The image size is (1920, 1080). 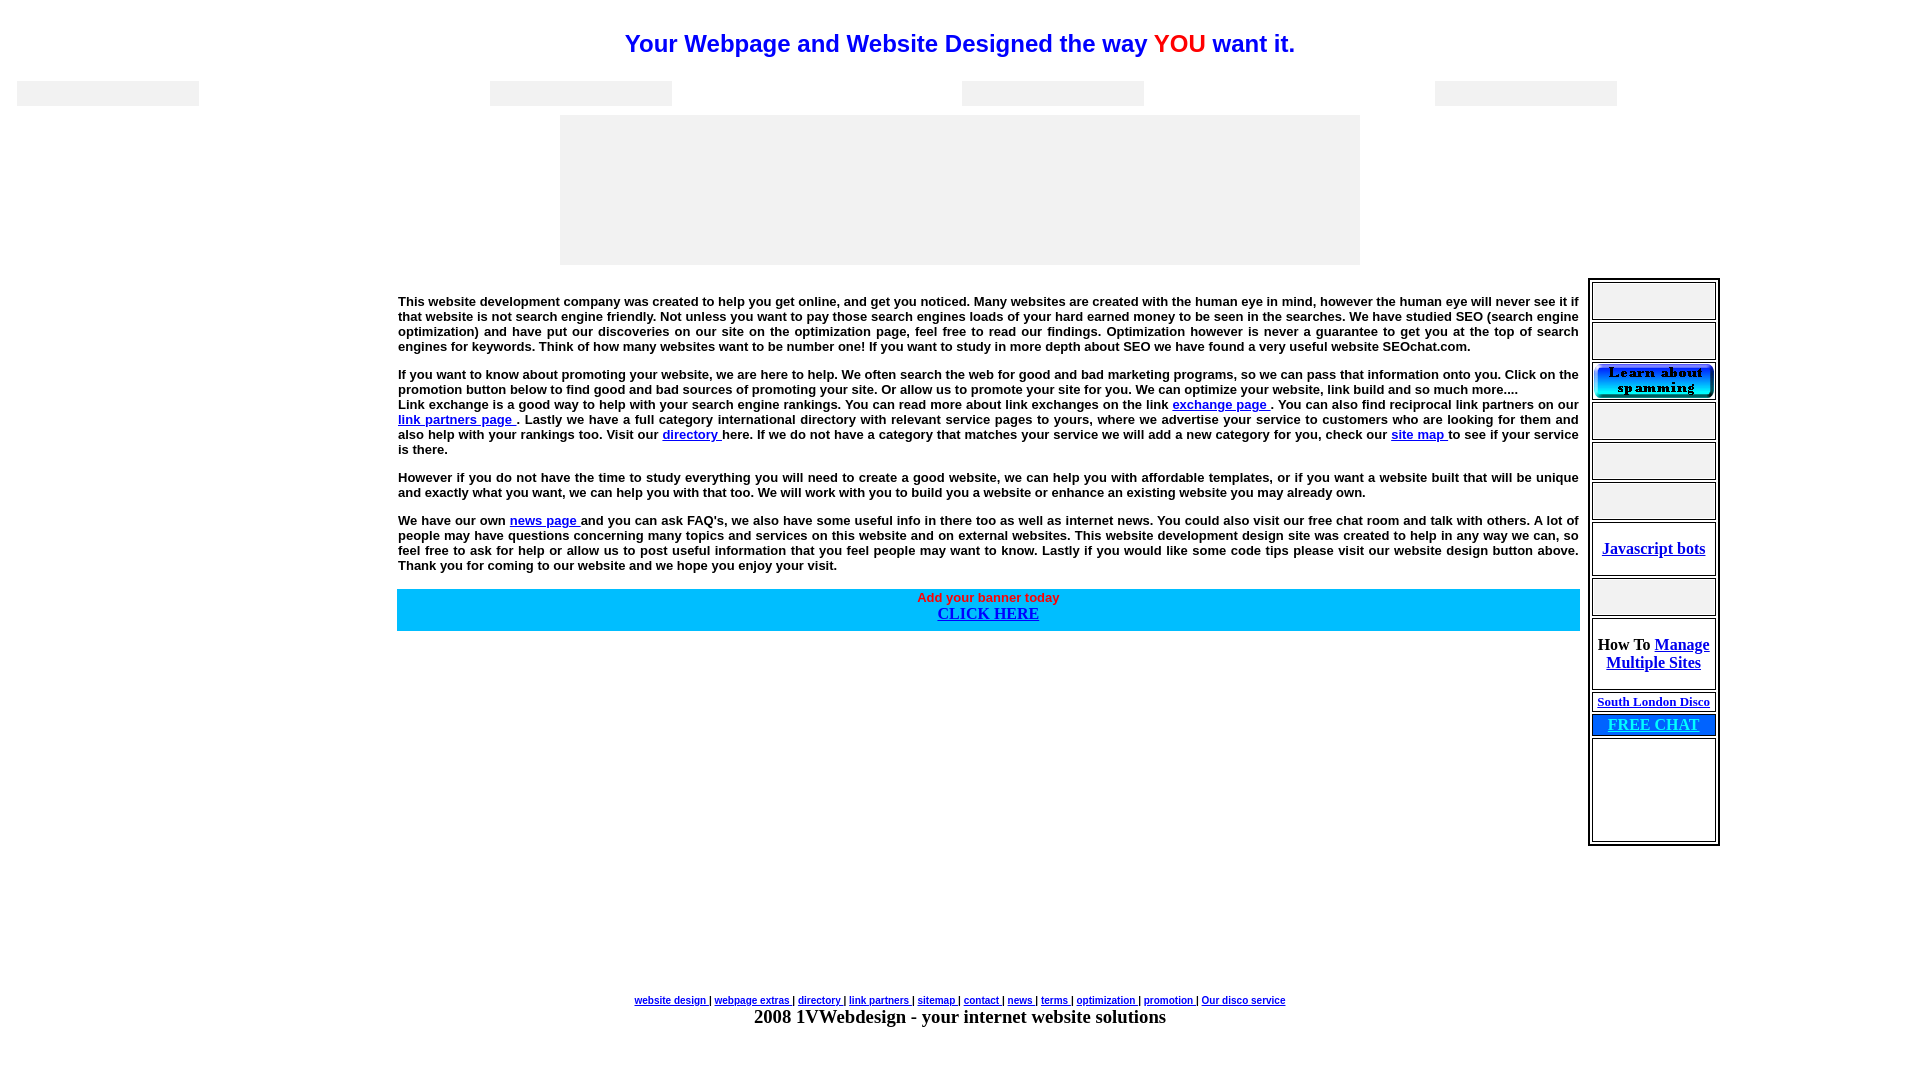 What do you see at coordinates (1657, 653) in the screenshot?
I see `'Manage Multiple Sites'` at bounding box center [1657, 653].